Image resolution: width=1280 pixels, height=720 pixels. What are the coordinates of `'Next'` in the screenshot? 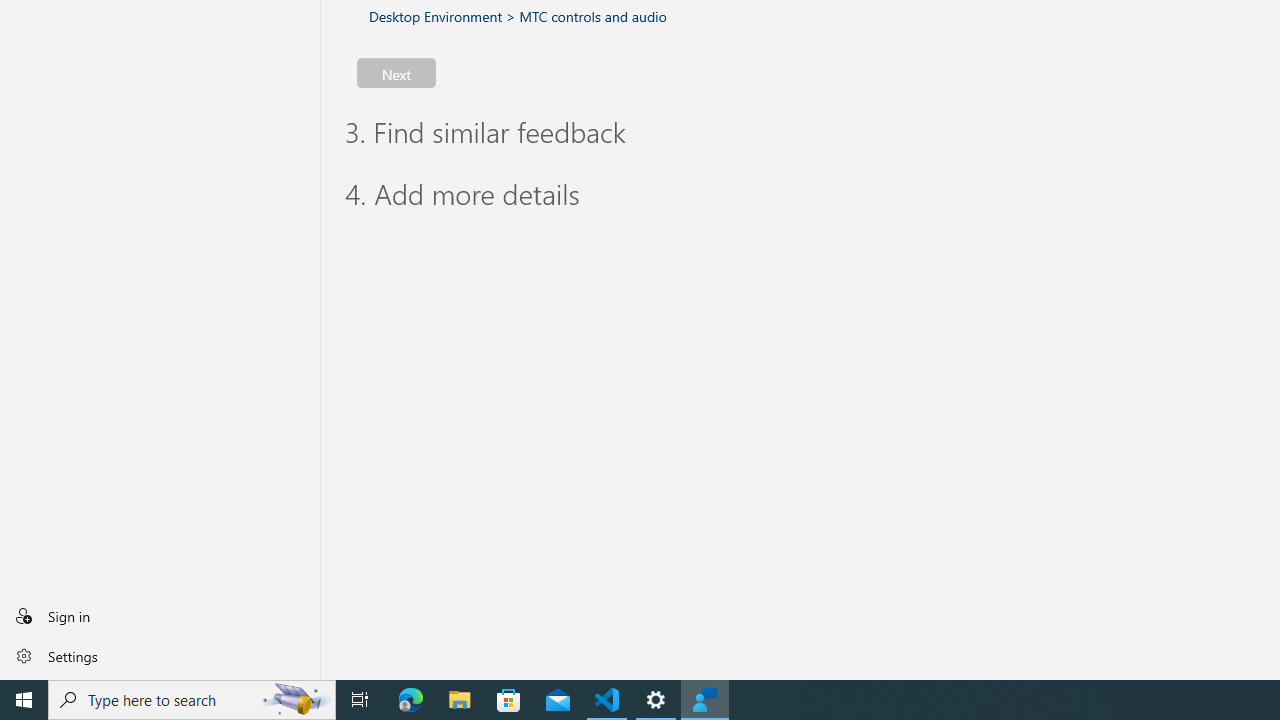 It's located at (396, 72).